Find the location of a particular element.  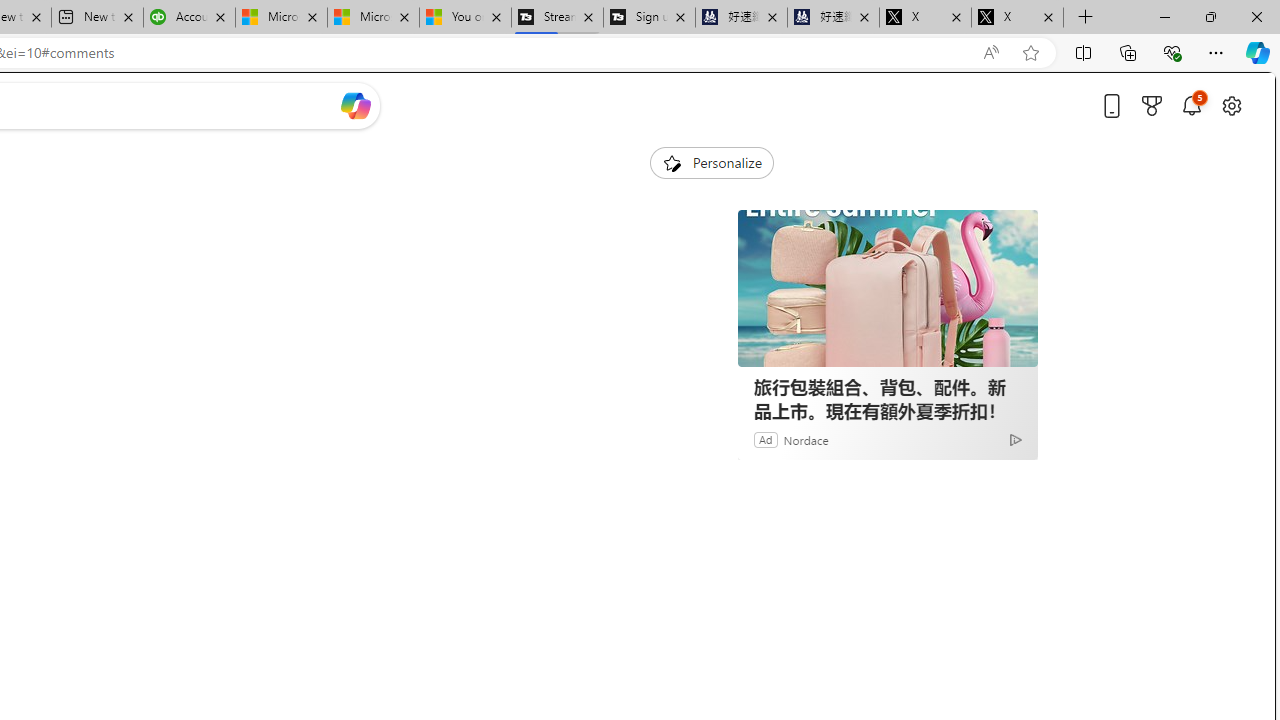

'Notifications' is located at coordinates (1192, 105).